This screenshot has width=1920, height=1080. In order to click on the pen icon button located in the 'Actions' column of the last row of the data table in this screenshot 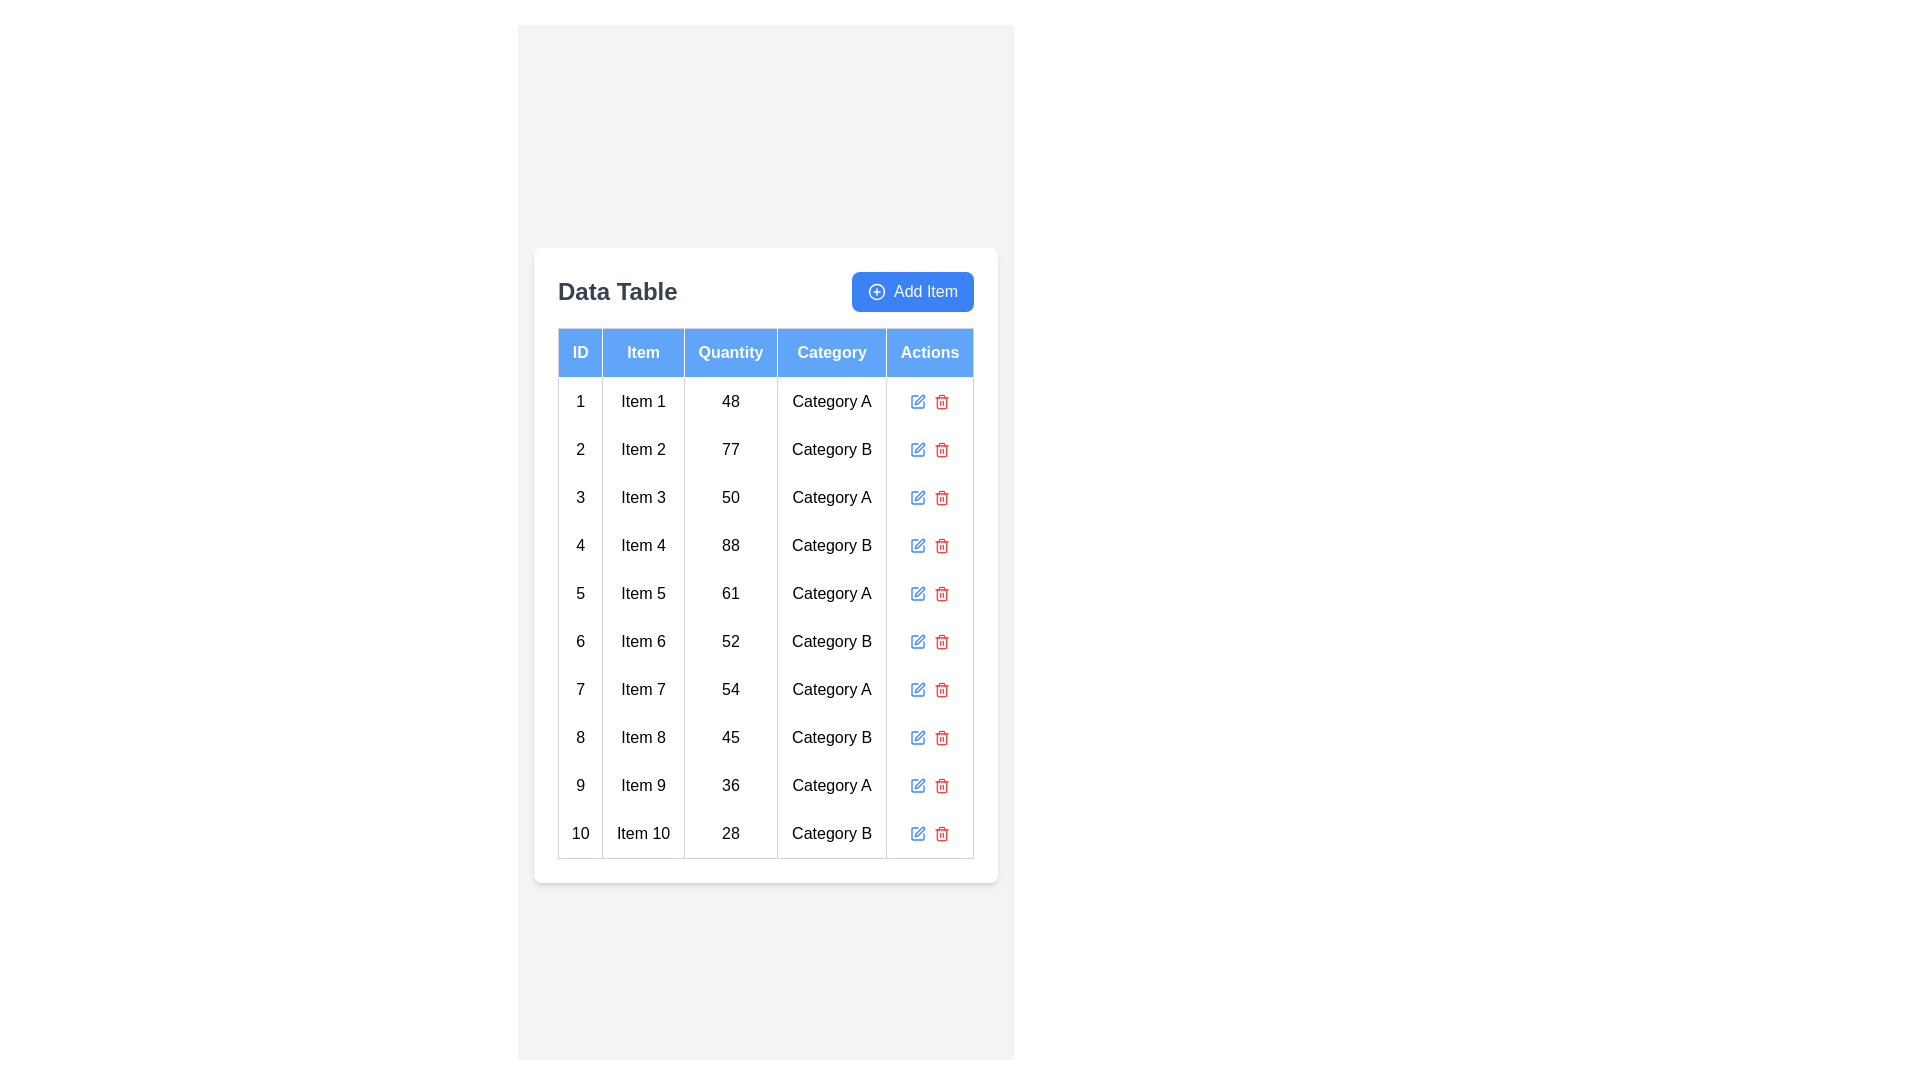, I will do `click(919, 735)`.